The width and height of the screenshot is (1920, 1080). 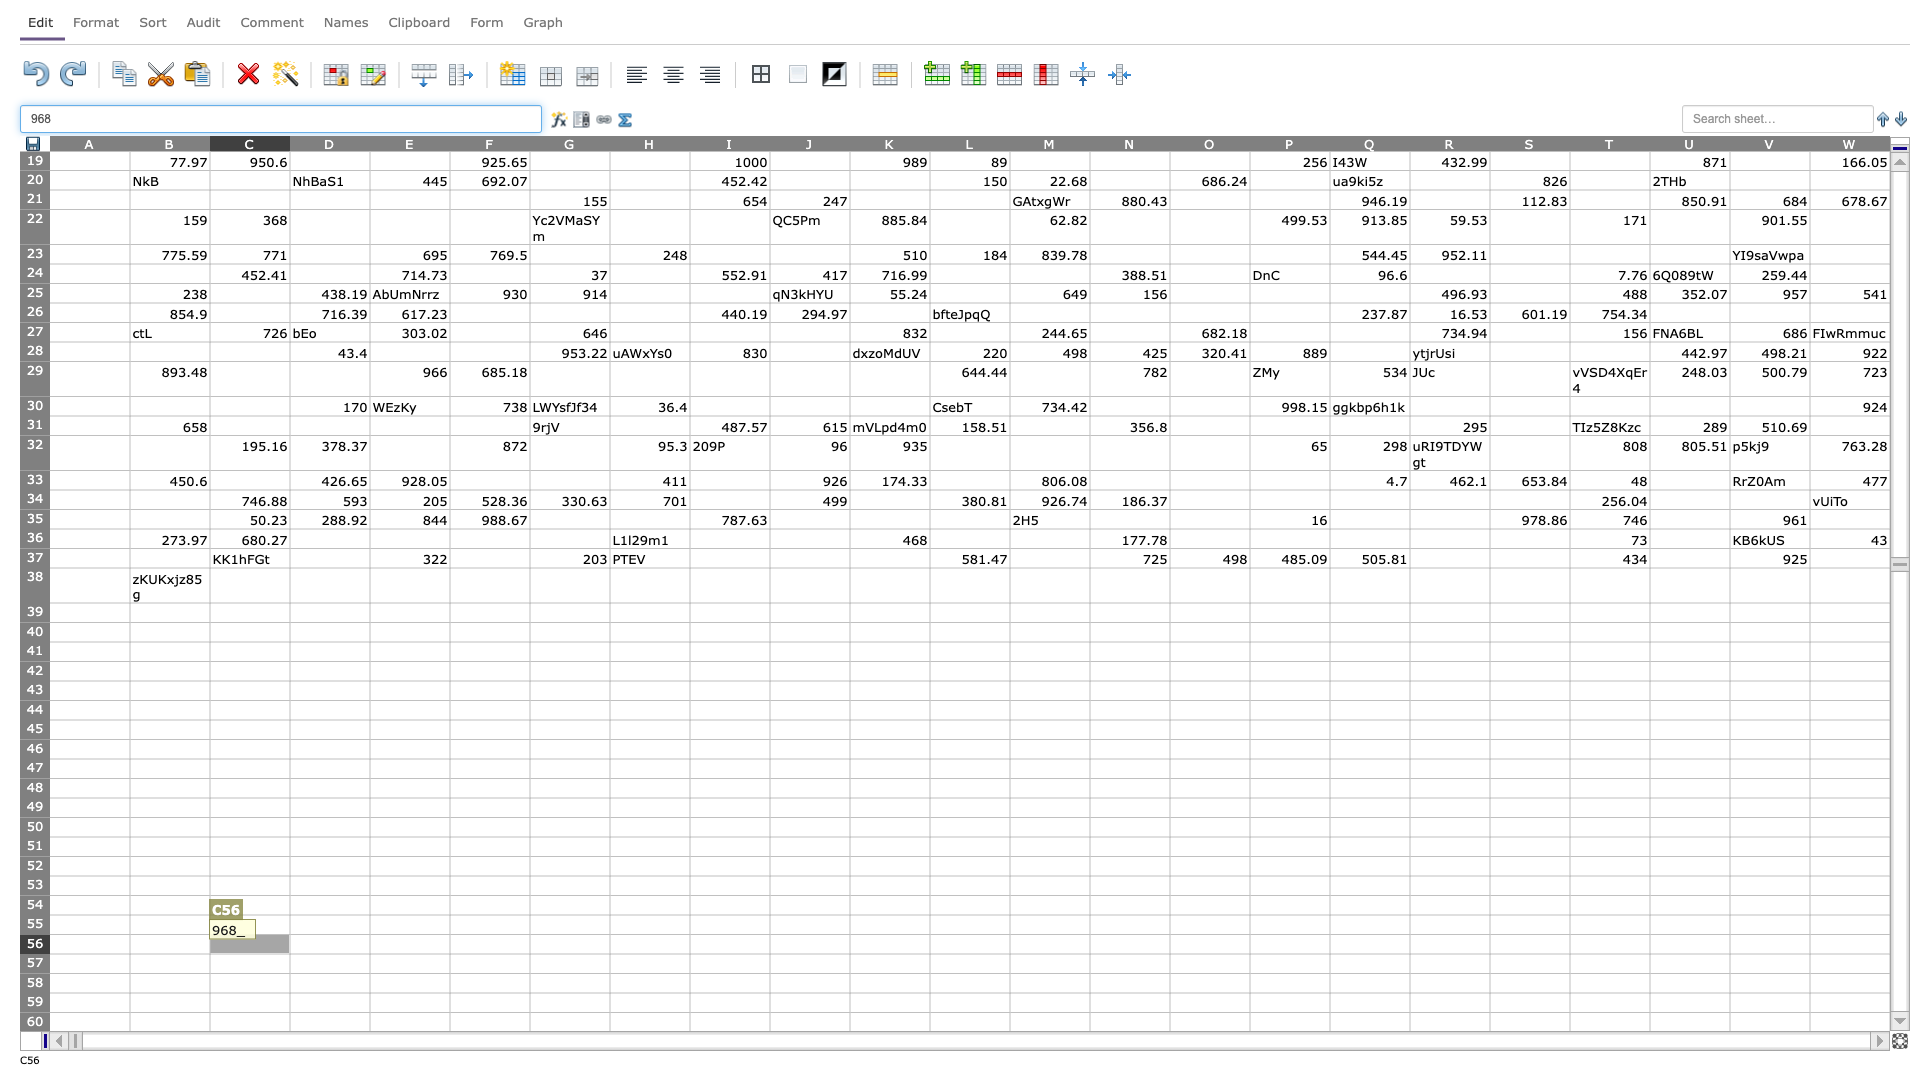 What do you see at coordinates (569, 944) in the screenshot?
I see `G56` at bounding box center [569, 944].